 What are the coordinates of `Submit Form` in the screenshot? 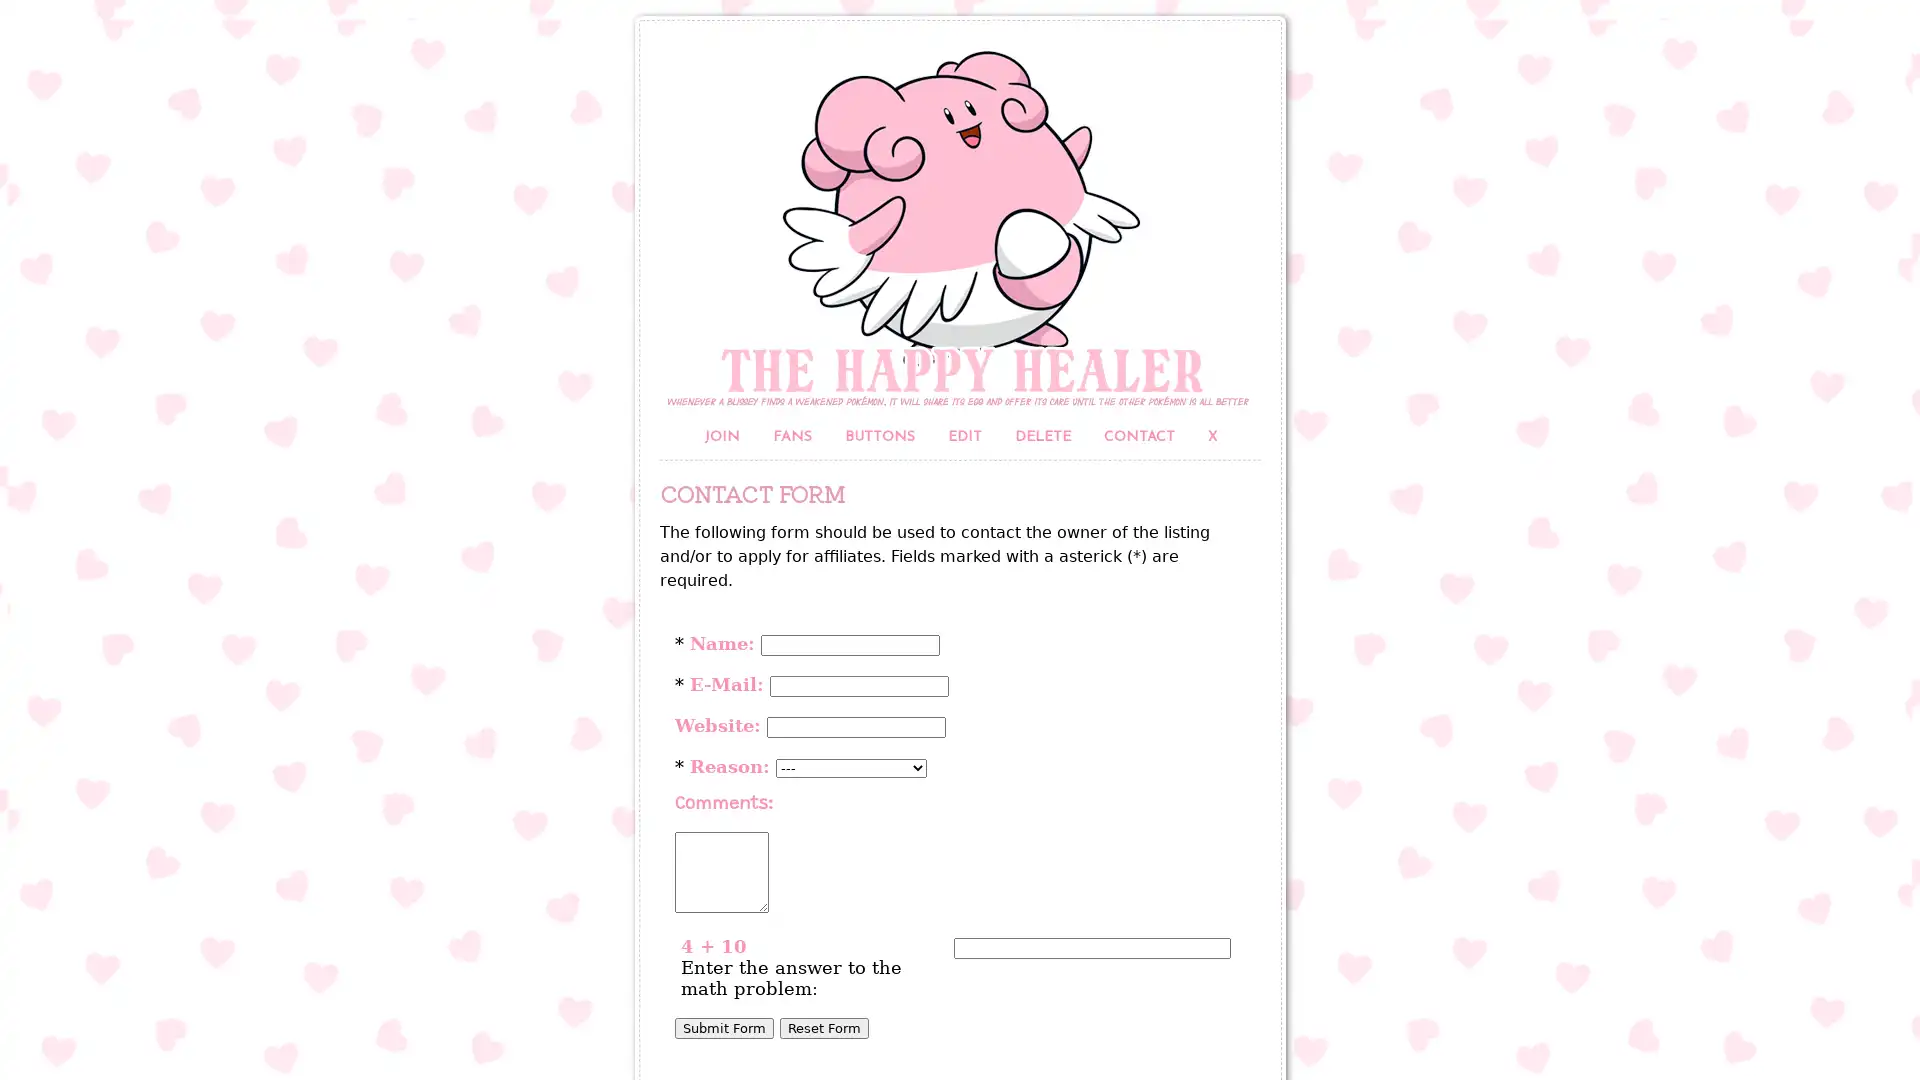 It's located at (723, 1028).